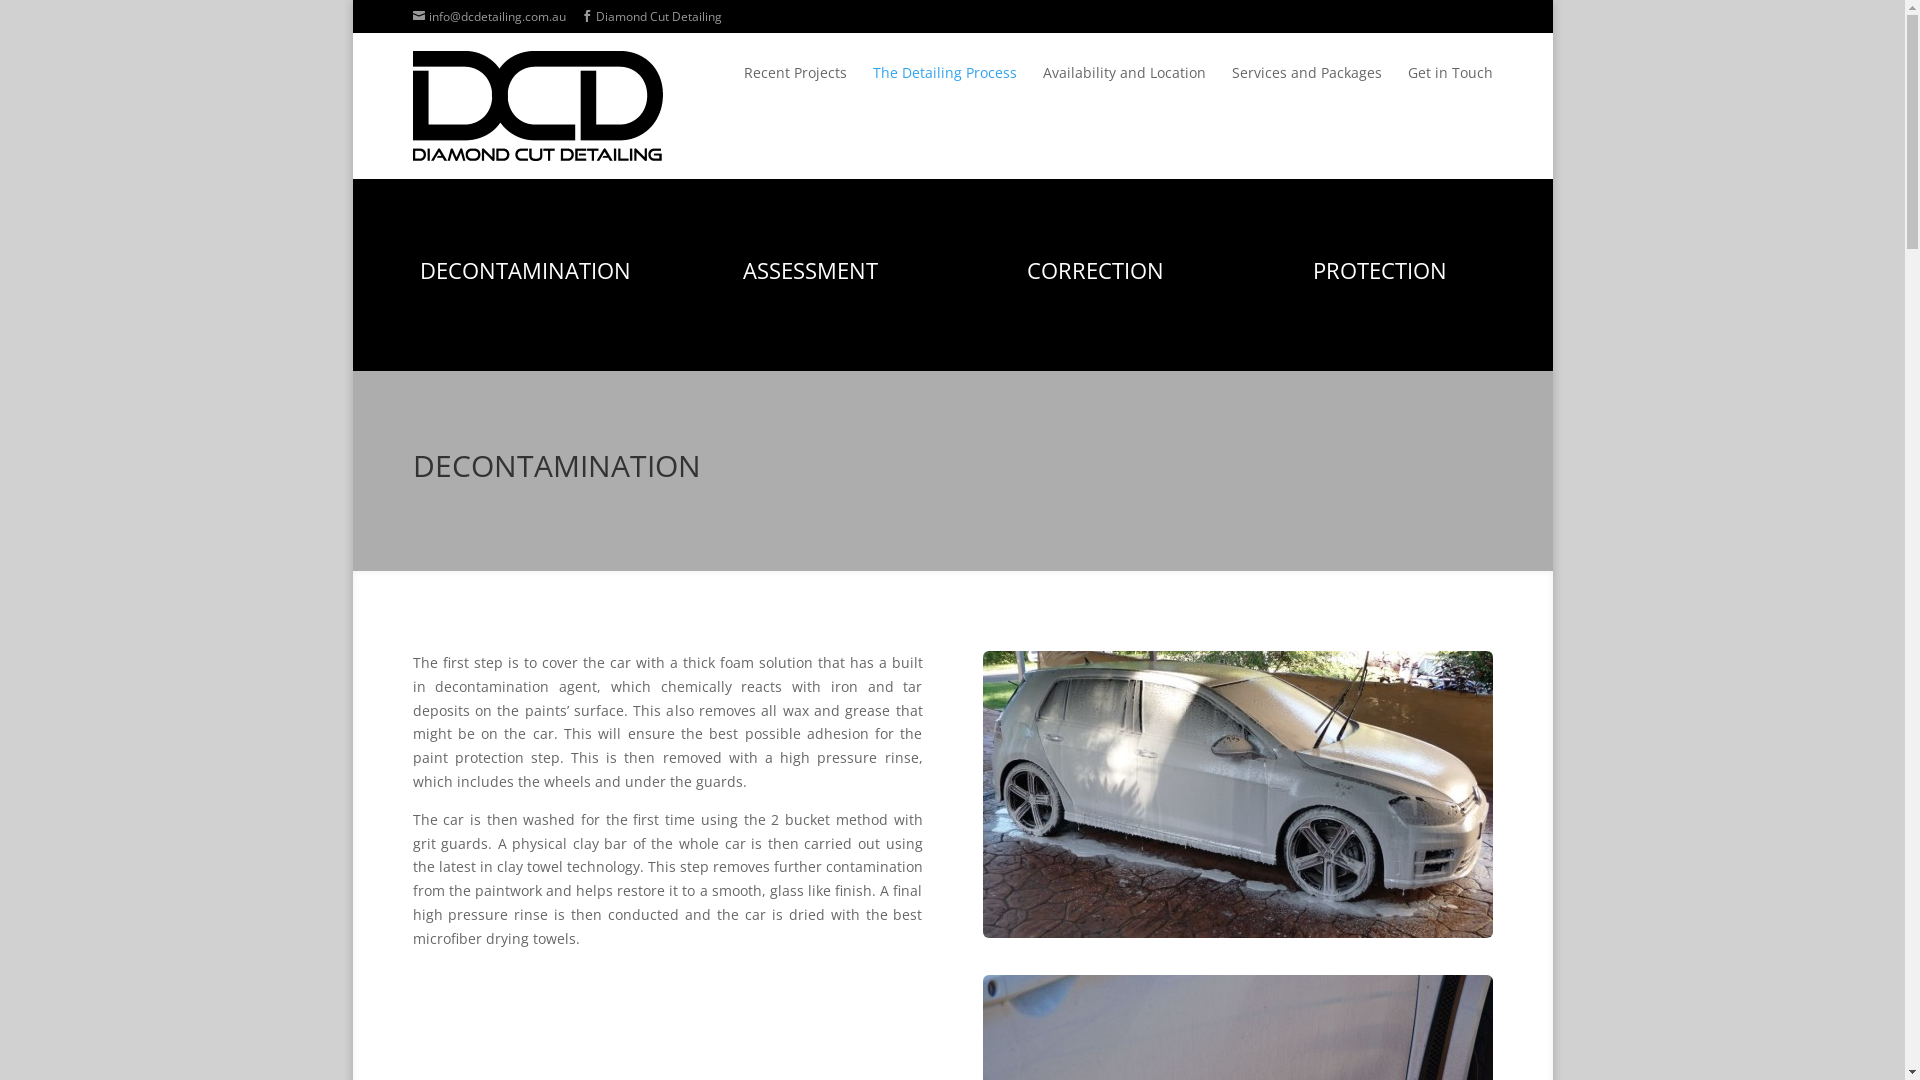 The height and width of the screenshot is (1080, 1920). Describe the element at coordinates (1026, 270) in the screenshot. I see `'CORRECTION'` at that location.